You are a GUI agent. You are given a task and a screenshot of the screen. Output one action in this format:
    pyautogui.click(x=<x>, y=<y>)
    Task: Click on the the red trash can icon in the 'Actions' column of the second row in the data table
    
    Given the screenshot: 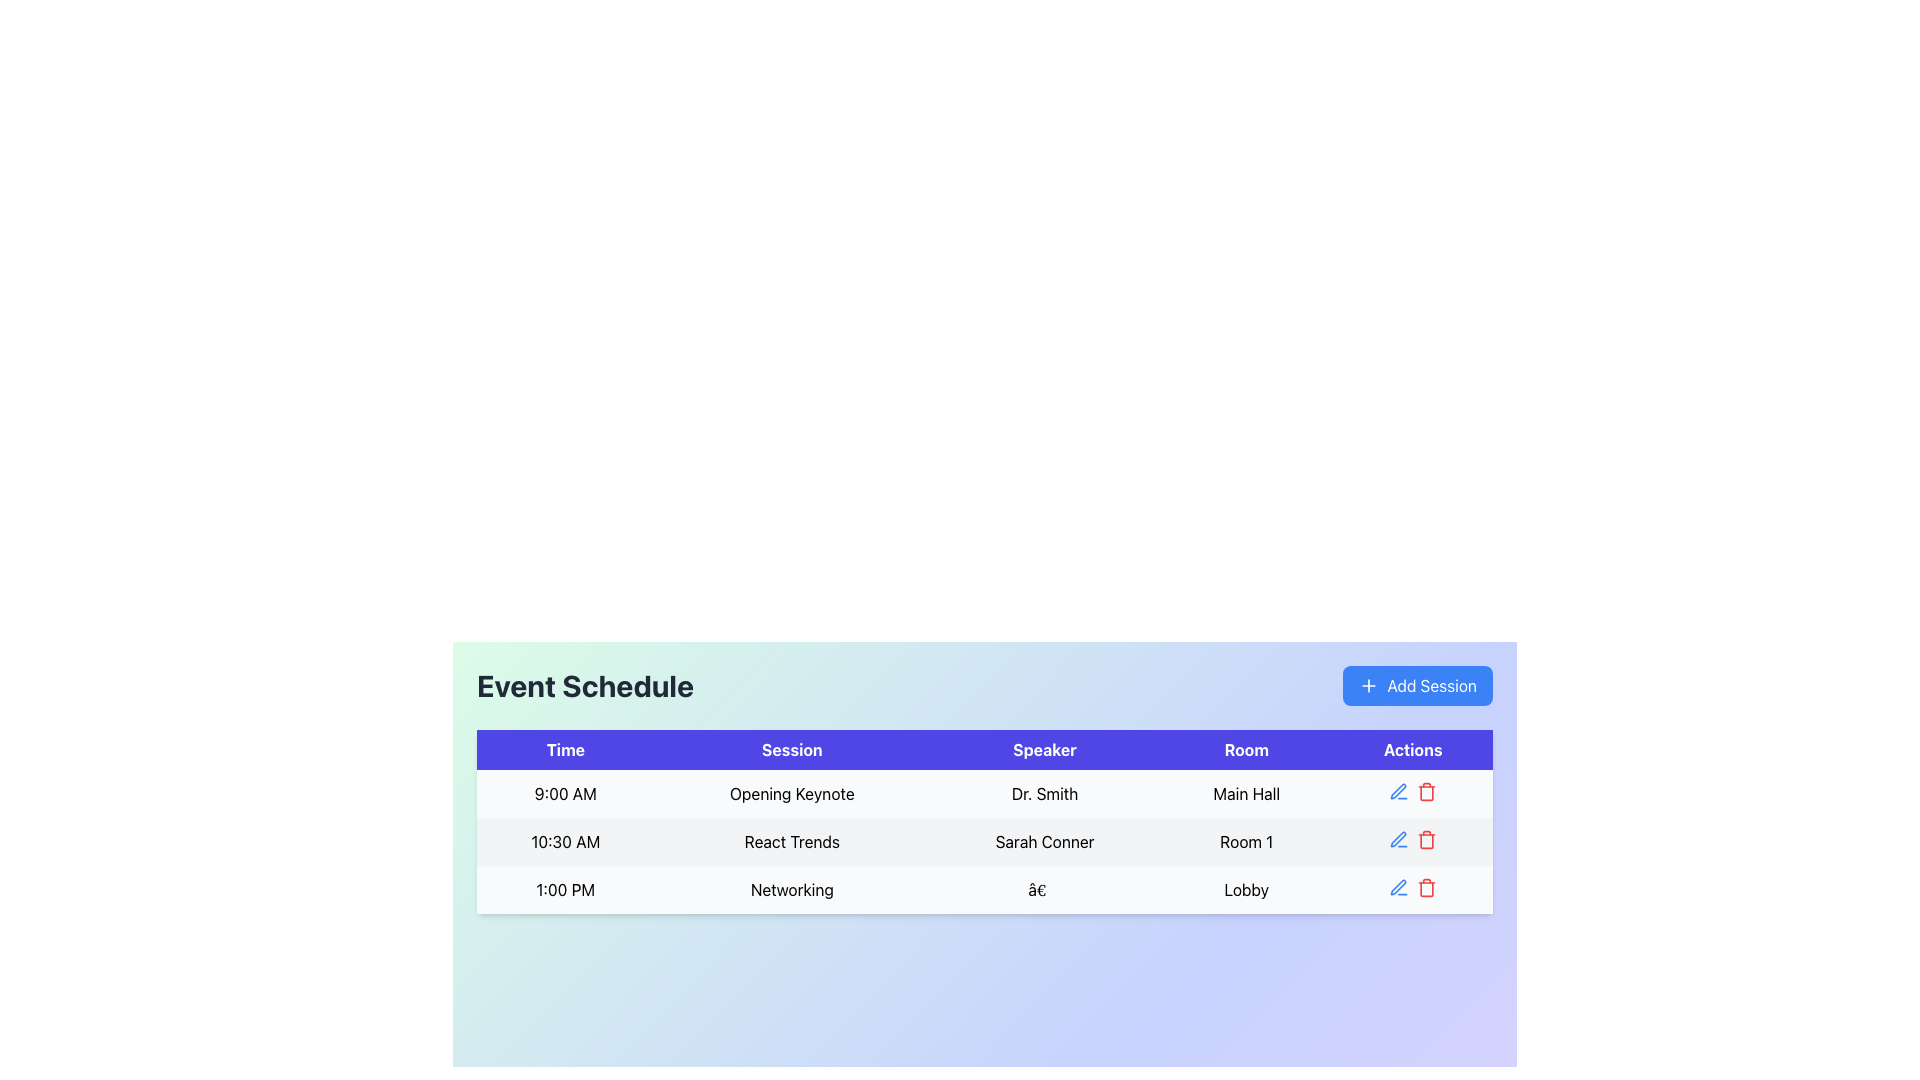 What is the action you would take?
    pyautogui.click(x=1426, y=840)
    